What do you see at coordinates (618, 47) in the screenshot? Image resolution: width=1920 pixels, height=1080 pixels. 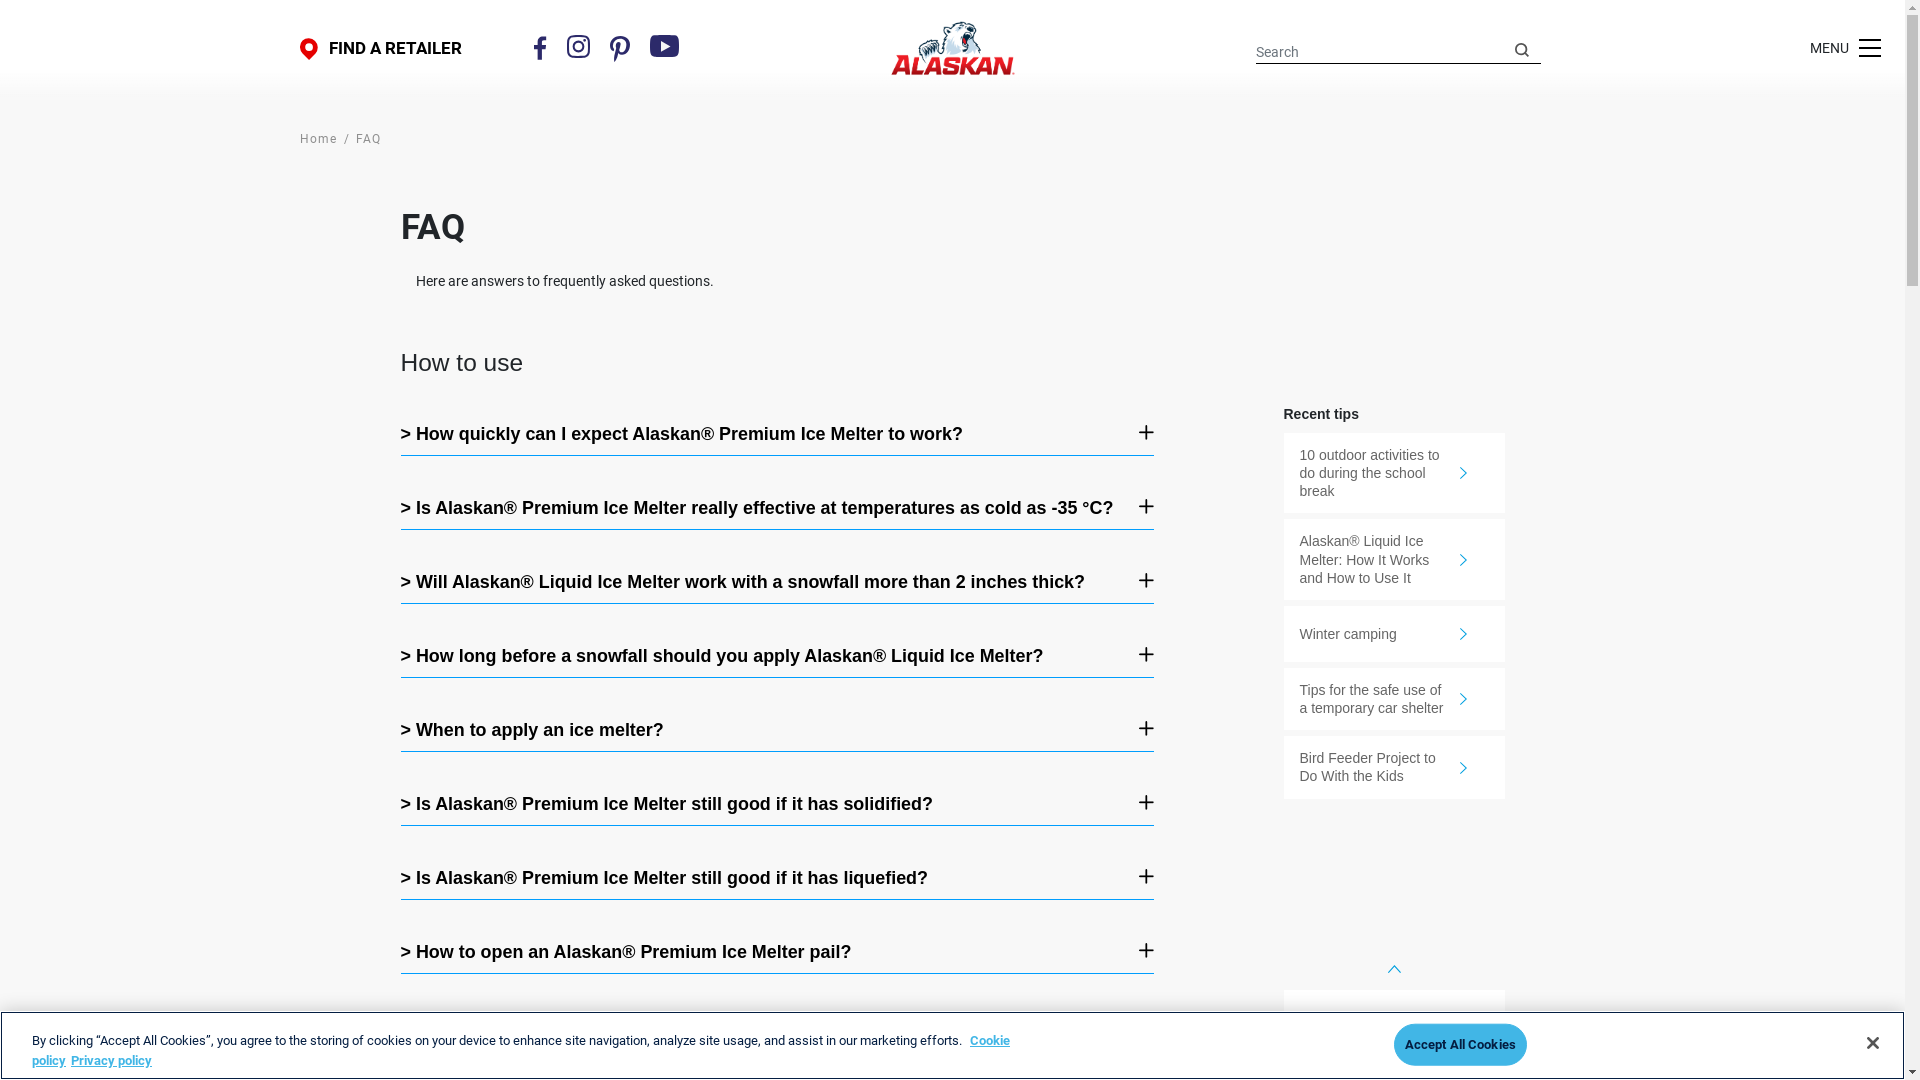 I see `'Pinterest'` at bounding box center [618, 47].